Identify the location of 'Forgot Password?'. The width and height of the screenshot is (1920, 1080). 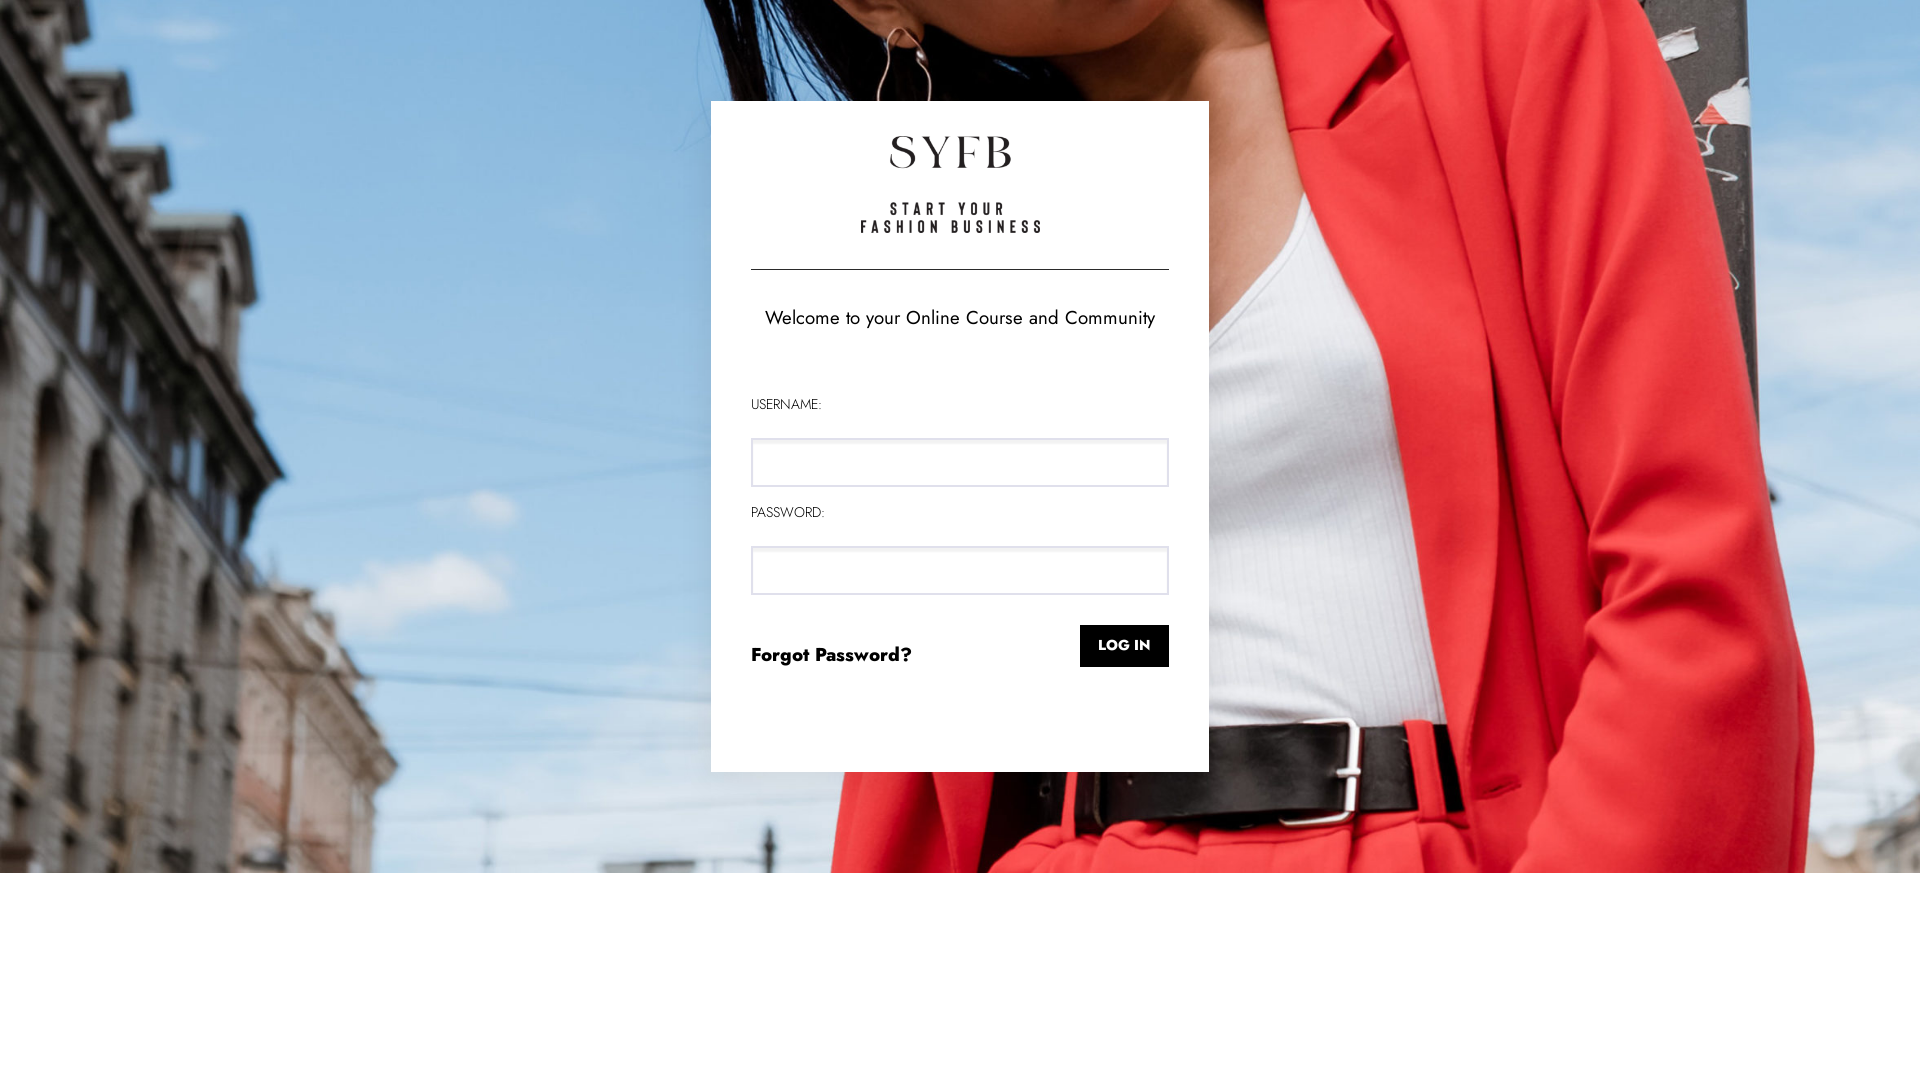
(831, 654).